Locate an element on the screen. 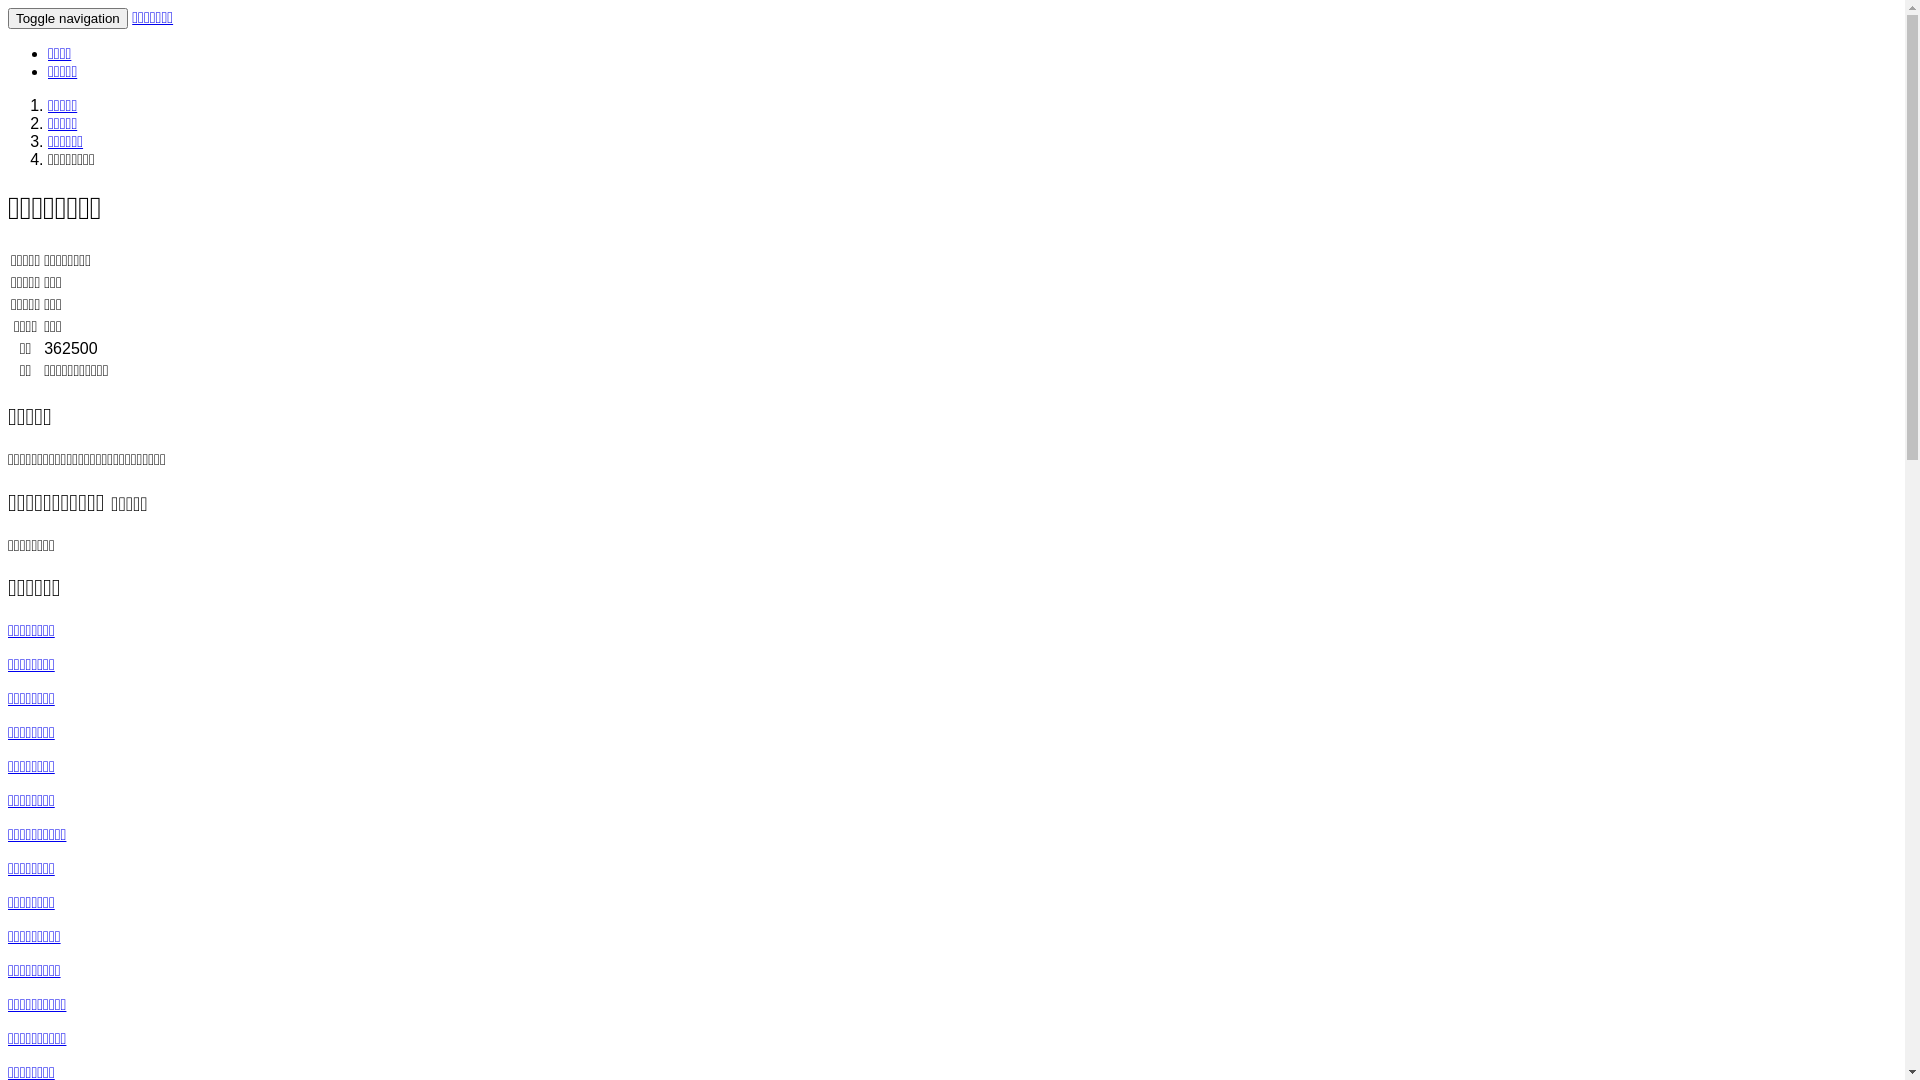 The height and width of the screenshot is (1080, 1920). 'Toggle navigation' is located at coordinates (67, 18).